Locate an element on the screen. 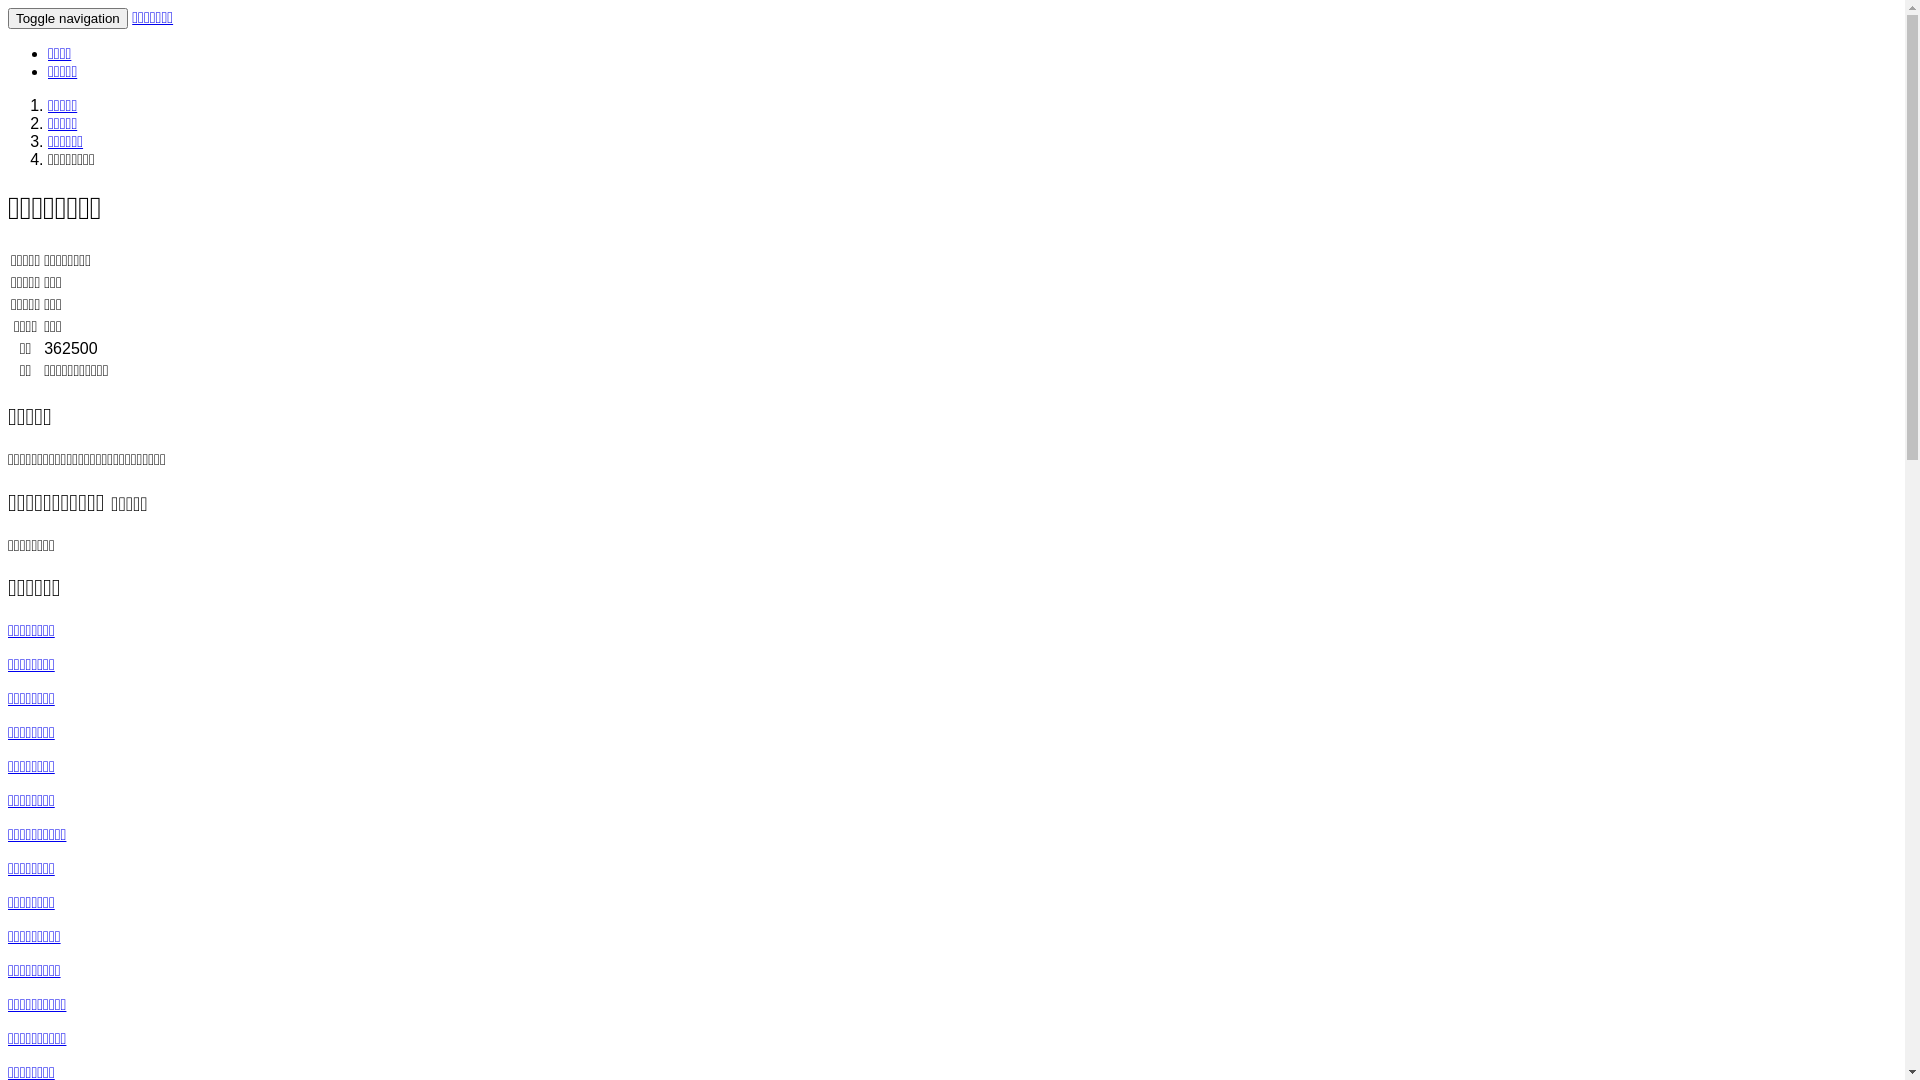 The height and width of the screenshot is (1080, 1920). 'Toggle navigation' is located at coordinates (67, 18).